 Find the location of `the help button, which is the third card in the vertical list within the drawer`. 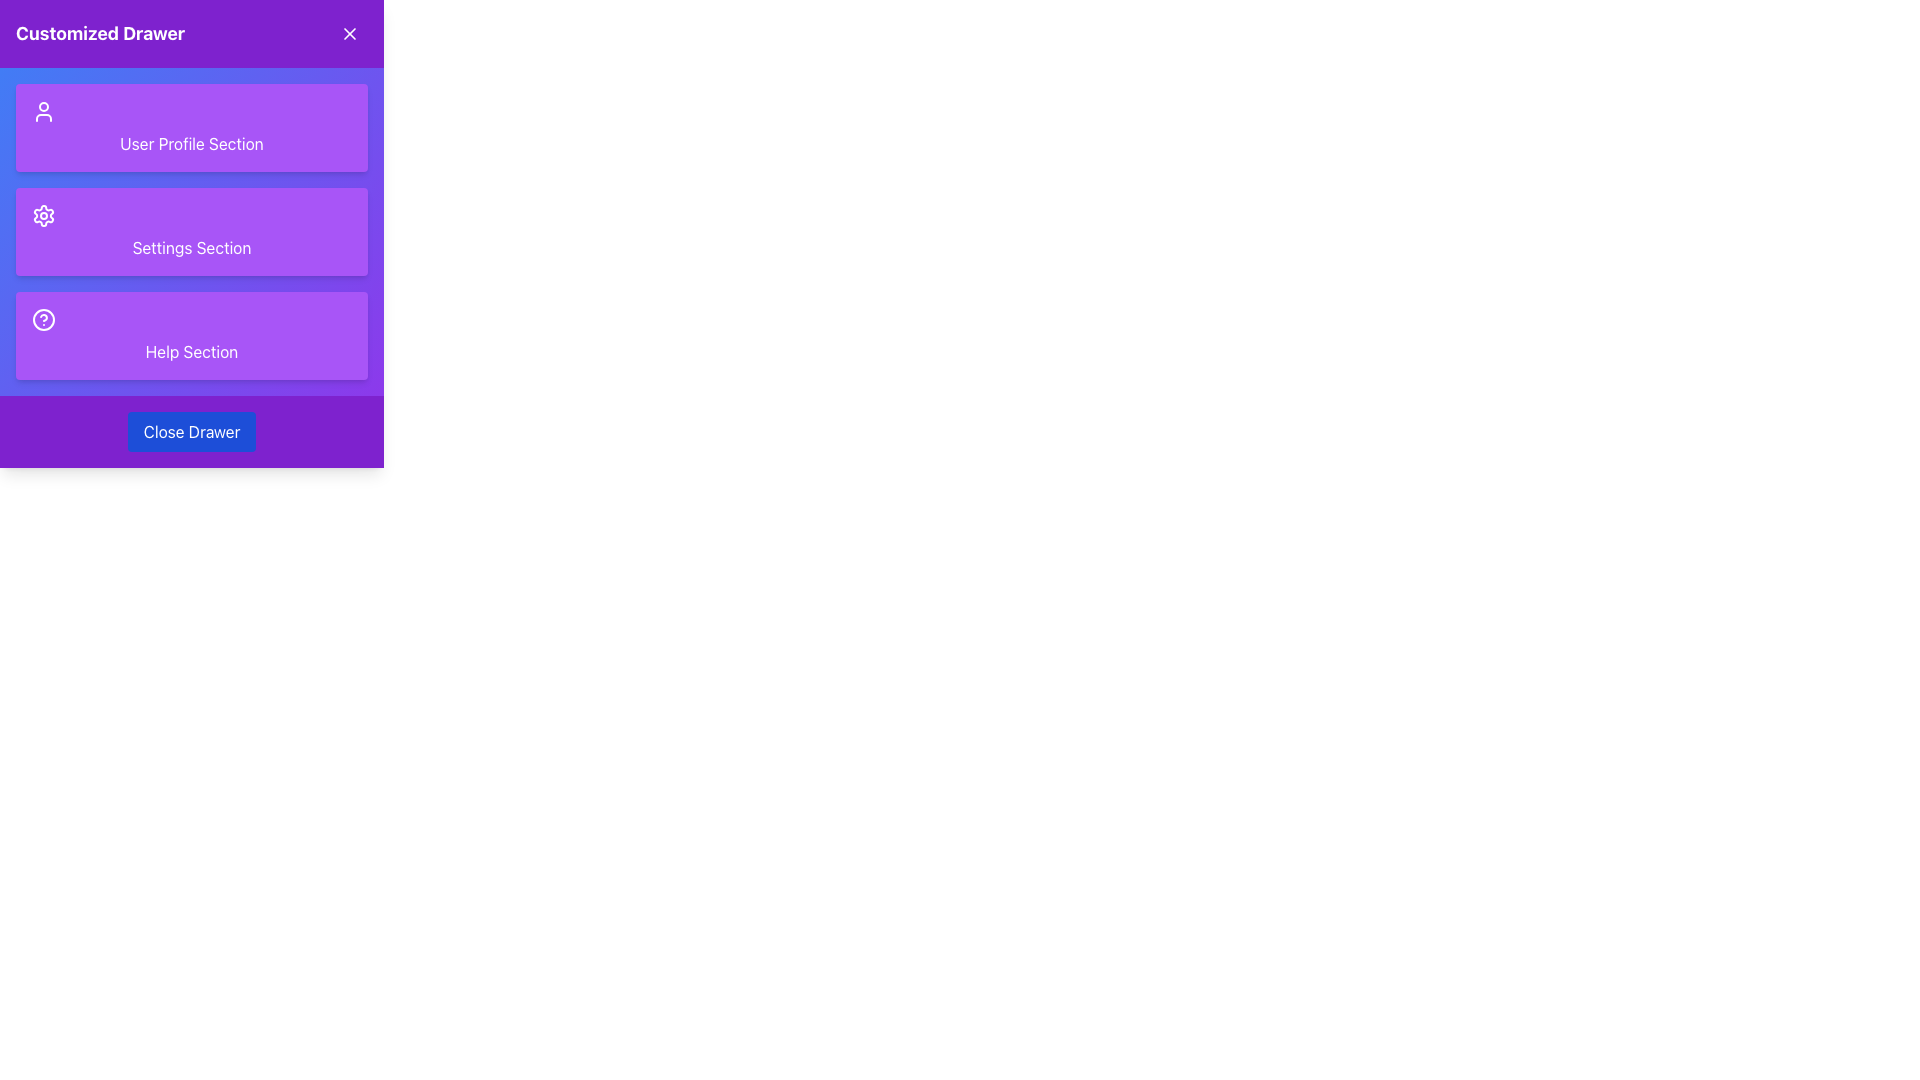

the help button, which is the third card in the vertical list within the drawer is located at coordinates (192, 334).